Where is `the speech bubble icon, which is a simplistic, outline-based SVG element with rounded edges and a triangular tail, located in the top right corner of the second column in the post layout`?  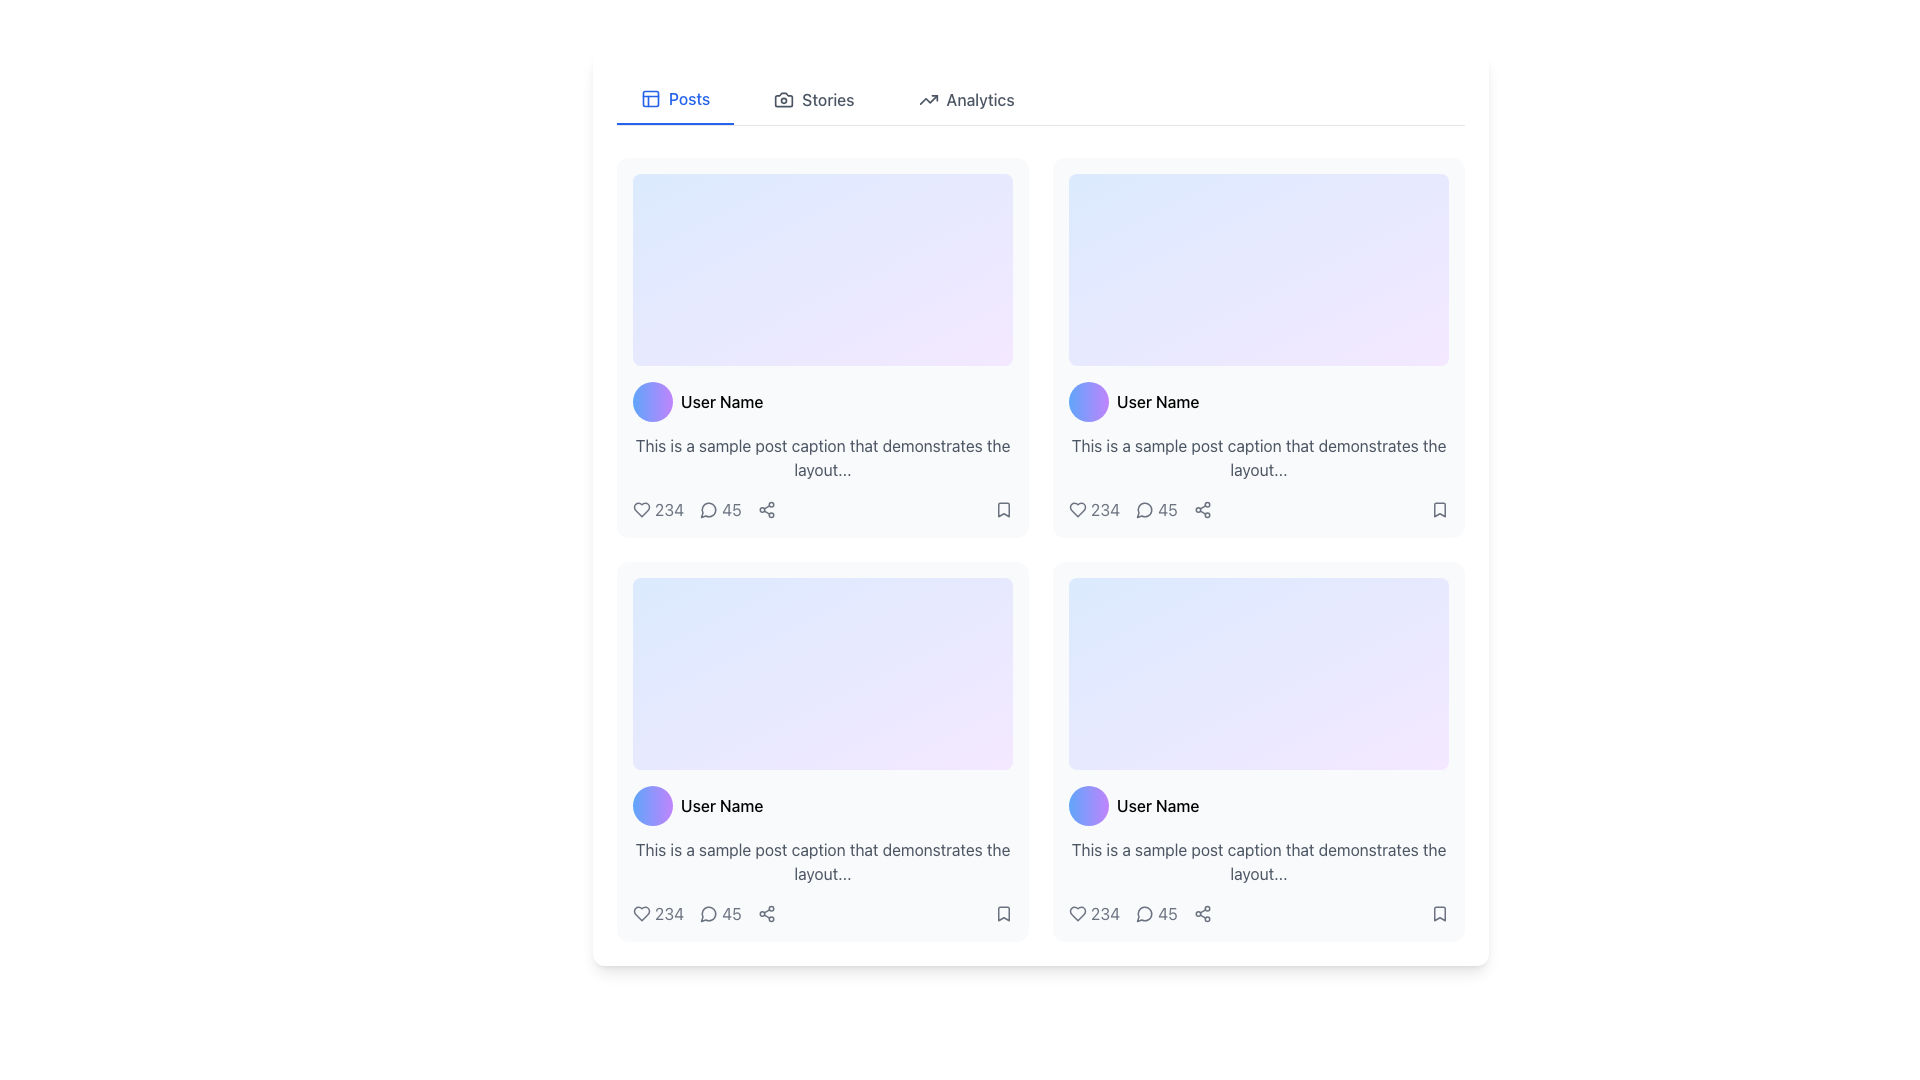 the speech bubble icon, which is a simplistic, outline-based SVG element with rounded edges and a triangular tail, located in the top right corner of the second column in the post layout is located at coordinates (1144, 509).